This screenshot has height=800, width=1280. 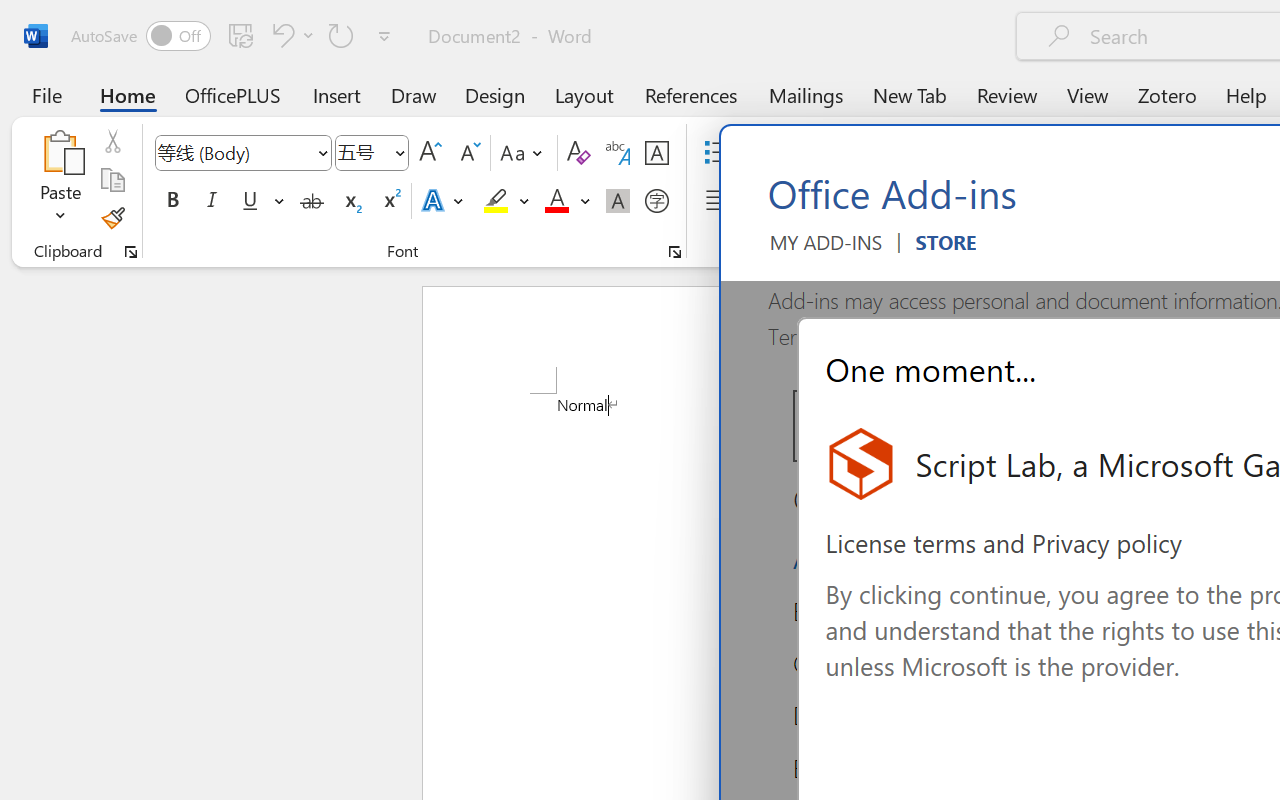 I want to click on 'Office Clipboard...', so click(x=130, y=251).